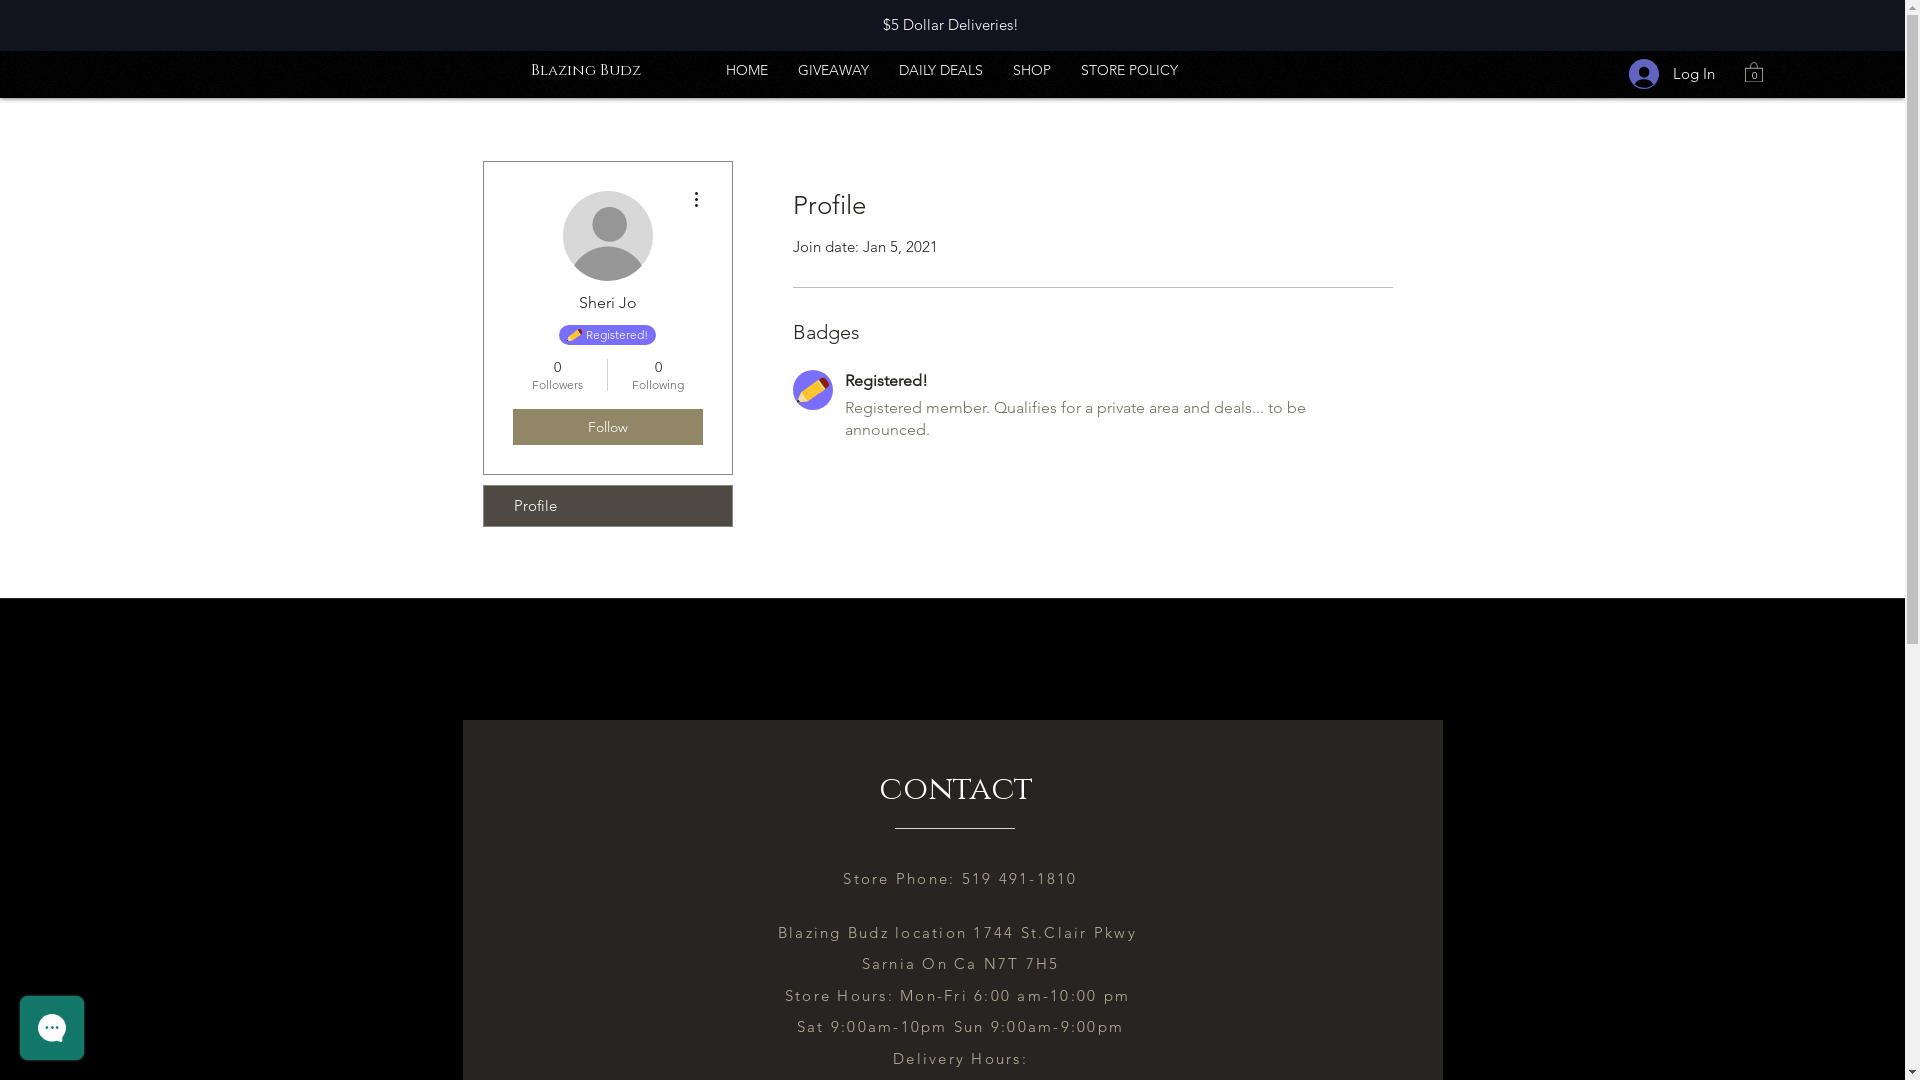 Image resolution: width=1920 pixels, height=1080 pixels. Describe the element at coordinates (556, 374) in the screenshot. I see `'0` at that location.